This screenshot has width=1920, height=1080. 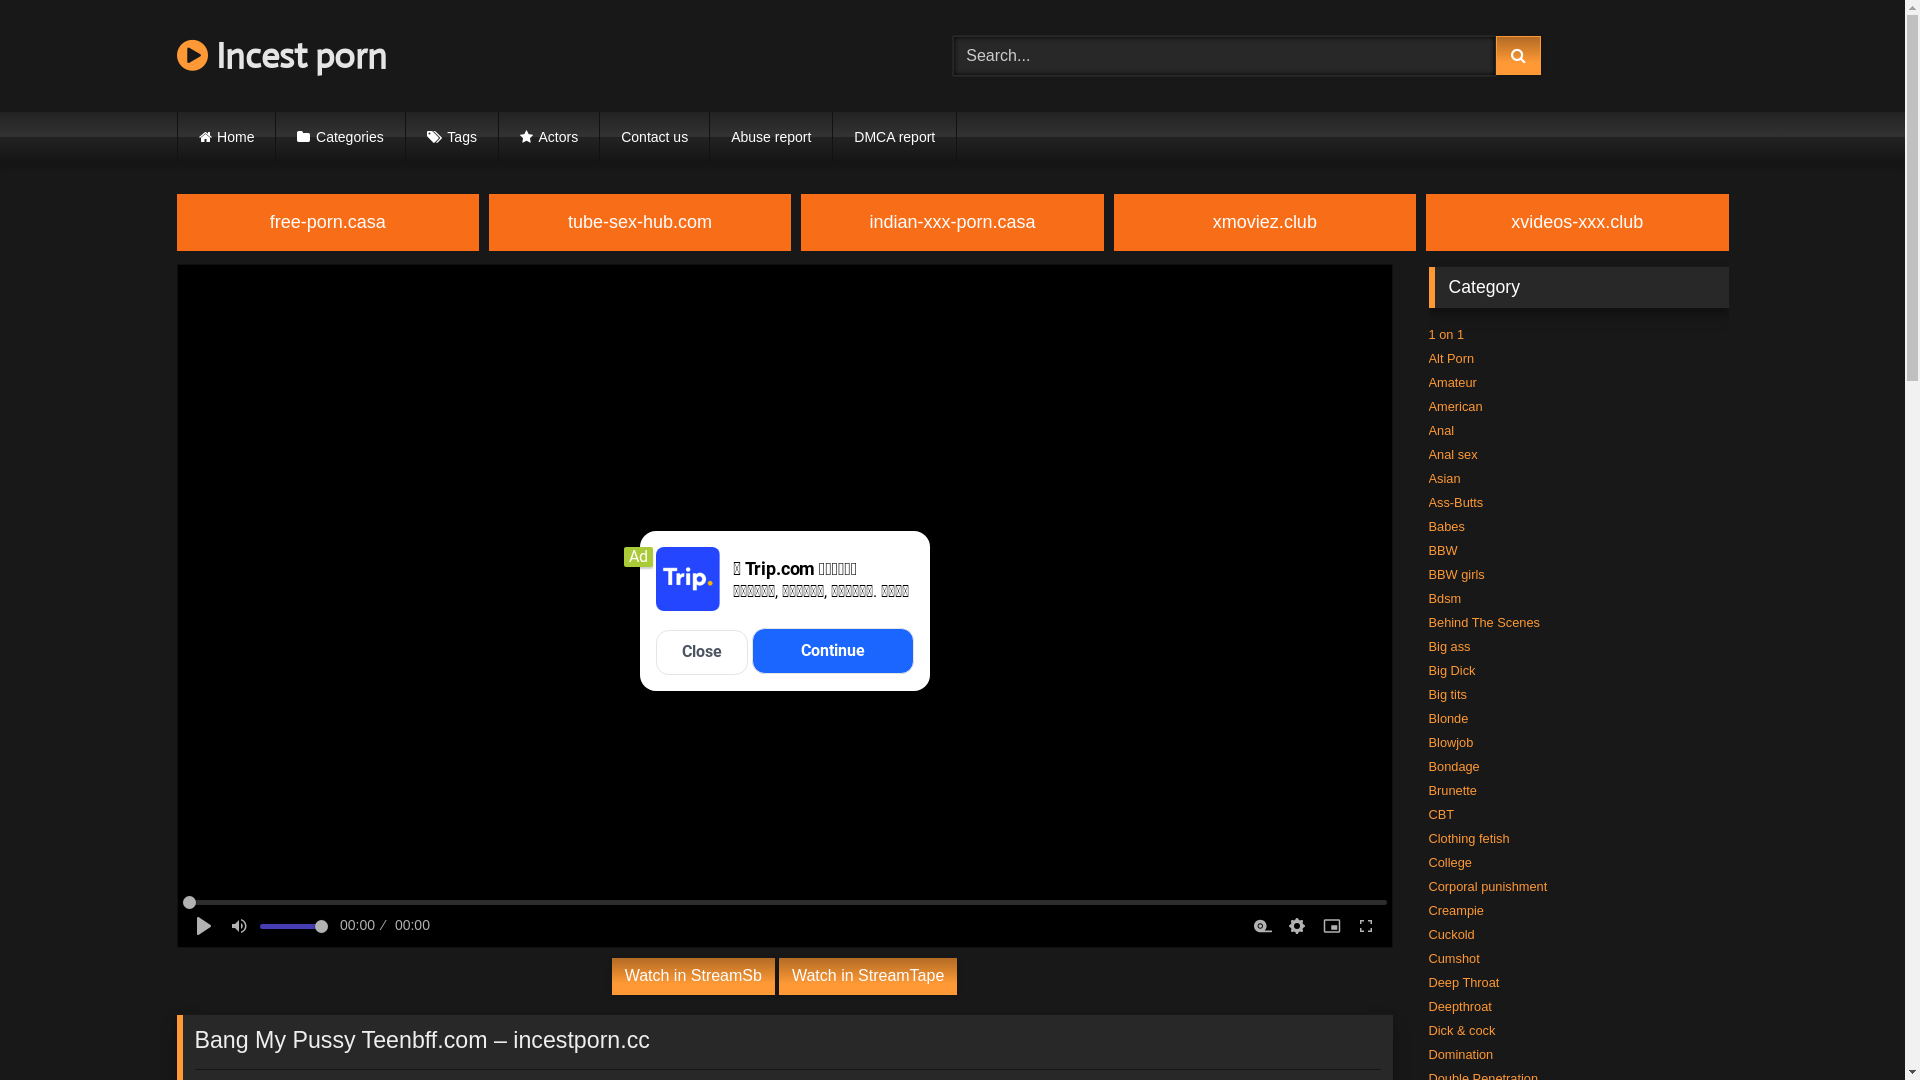 I want to click on 'Cuckold', so click(x=1450, y=934).